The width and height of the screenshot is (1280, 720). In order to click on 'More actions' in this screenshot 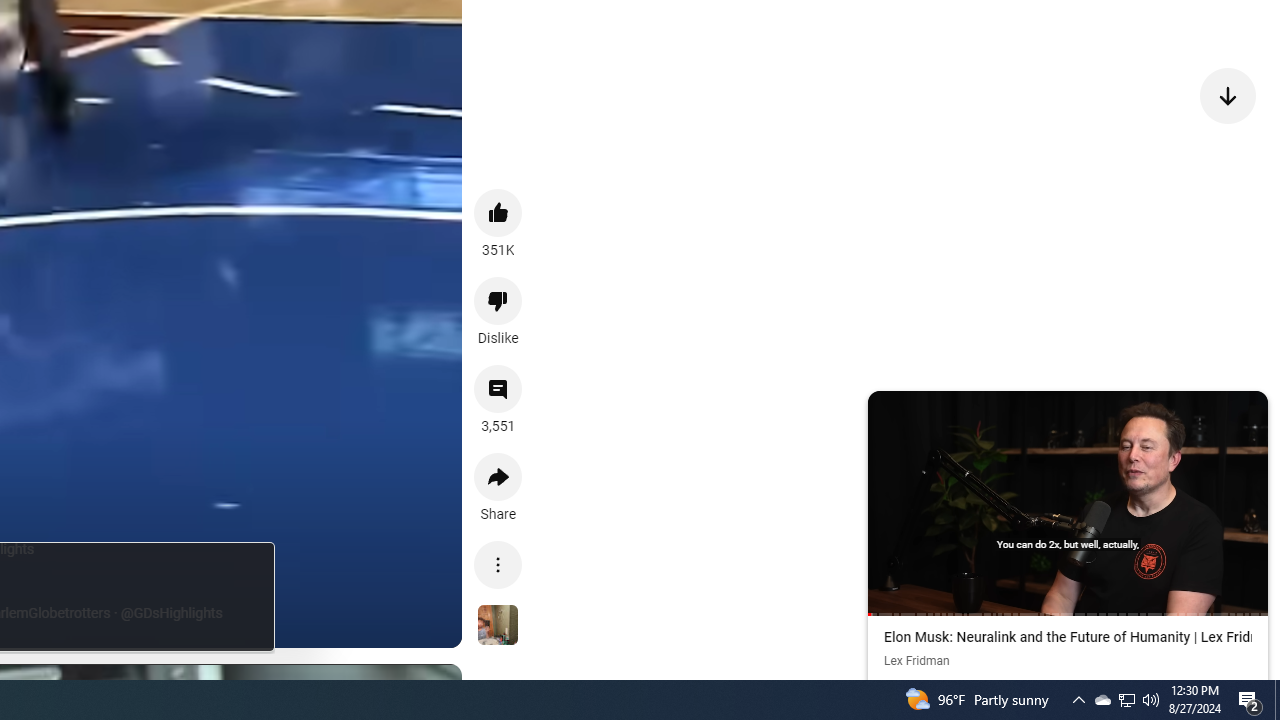, I will do `click(498, 564)`.